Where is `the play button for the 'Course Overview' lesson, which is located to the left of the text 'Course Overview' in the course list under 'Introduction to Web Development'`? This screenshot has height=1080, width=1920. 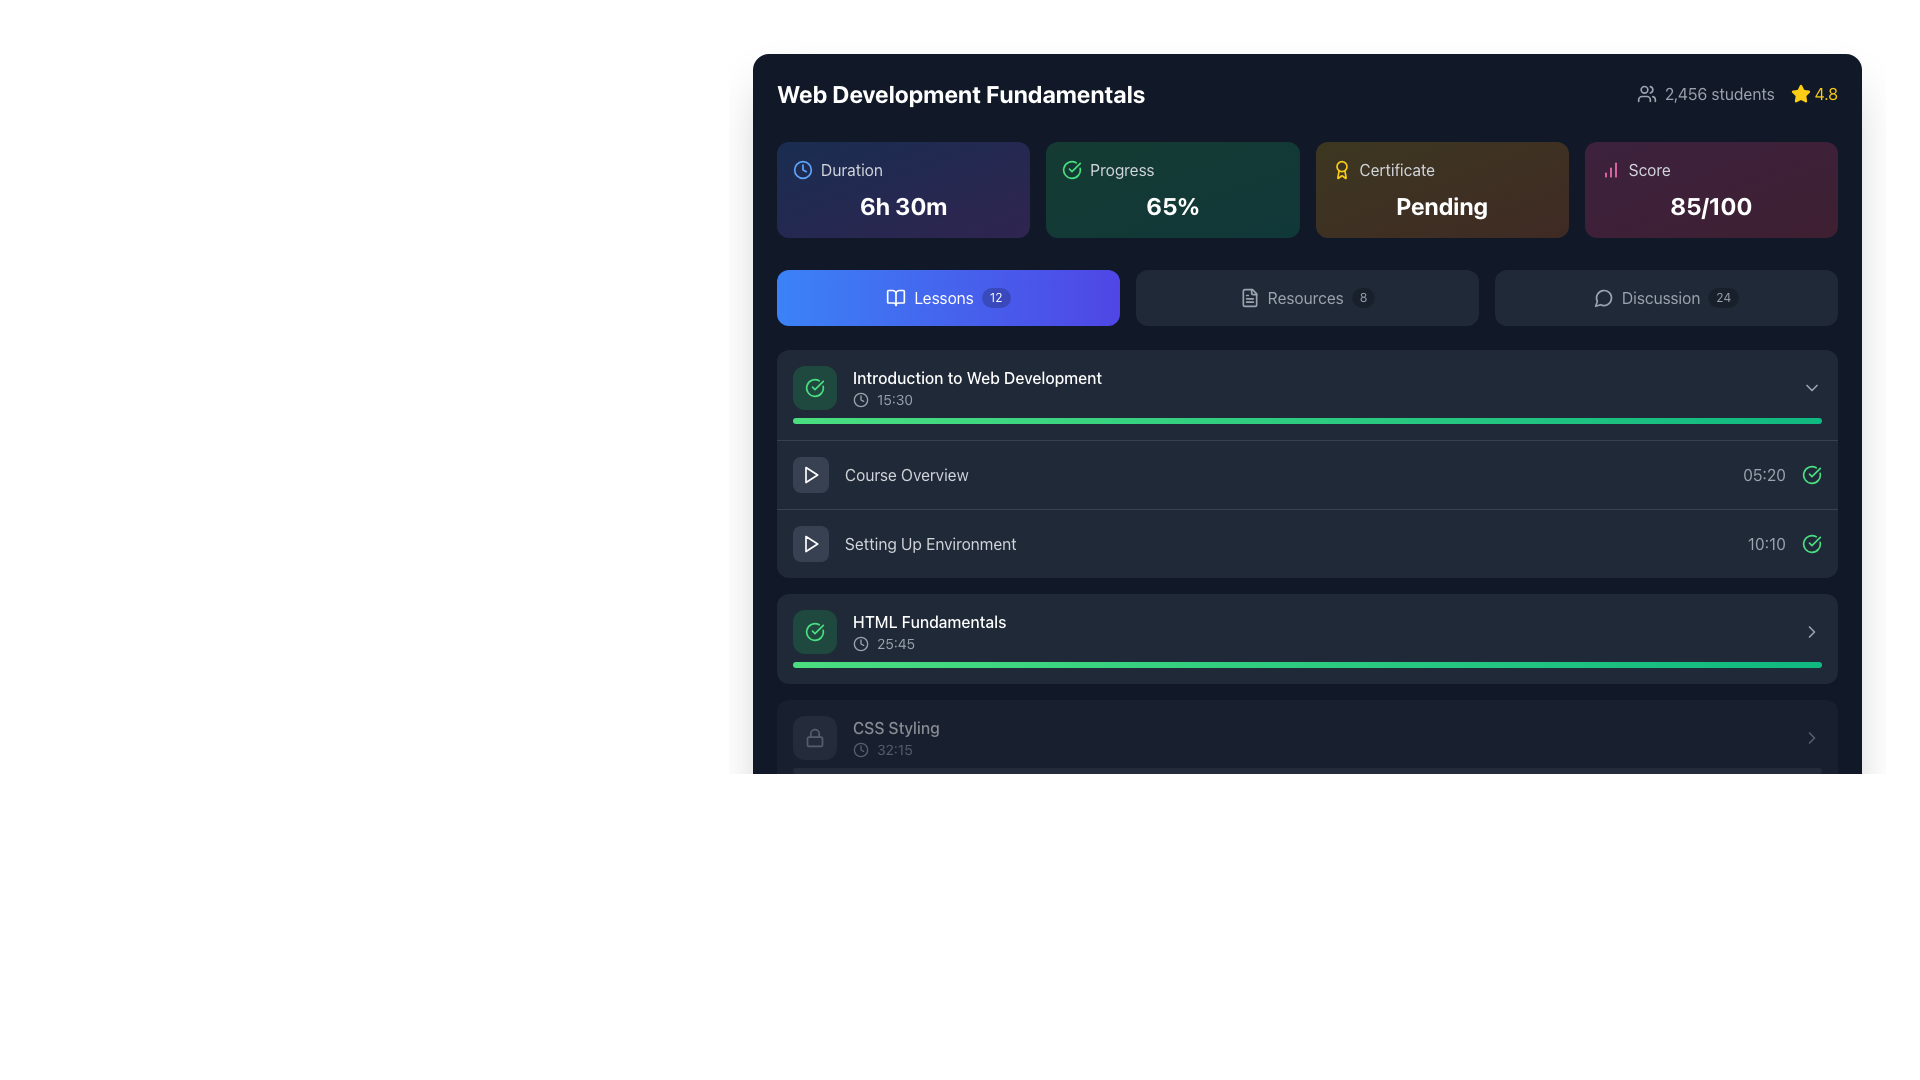
the play button for the 'Course Overview' lesson, which is located to the left of the text 'Course Overview' in the course list under 'Introduction to Web Development' is located at coordinates (811, 474).